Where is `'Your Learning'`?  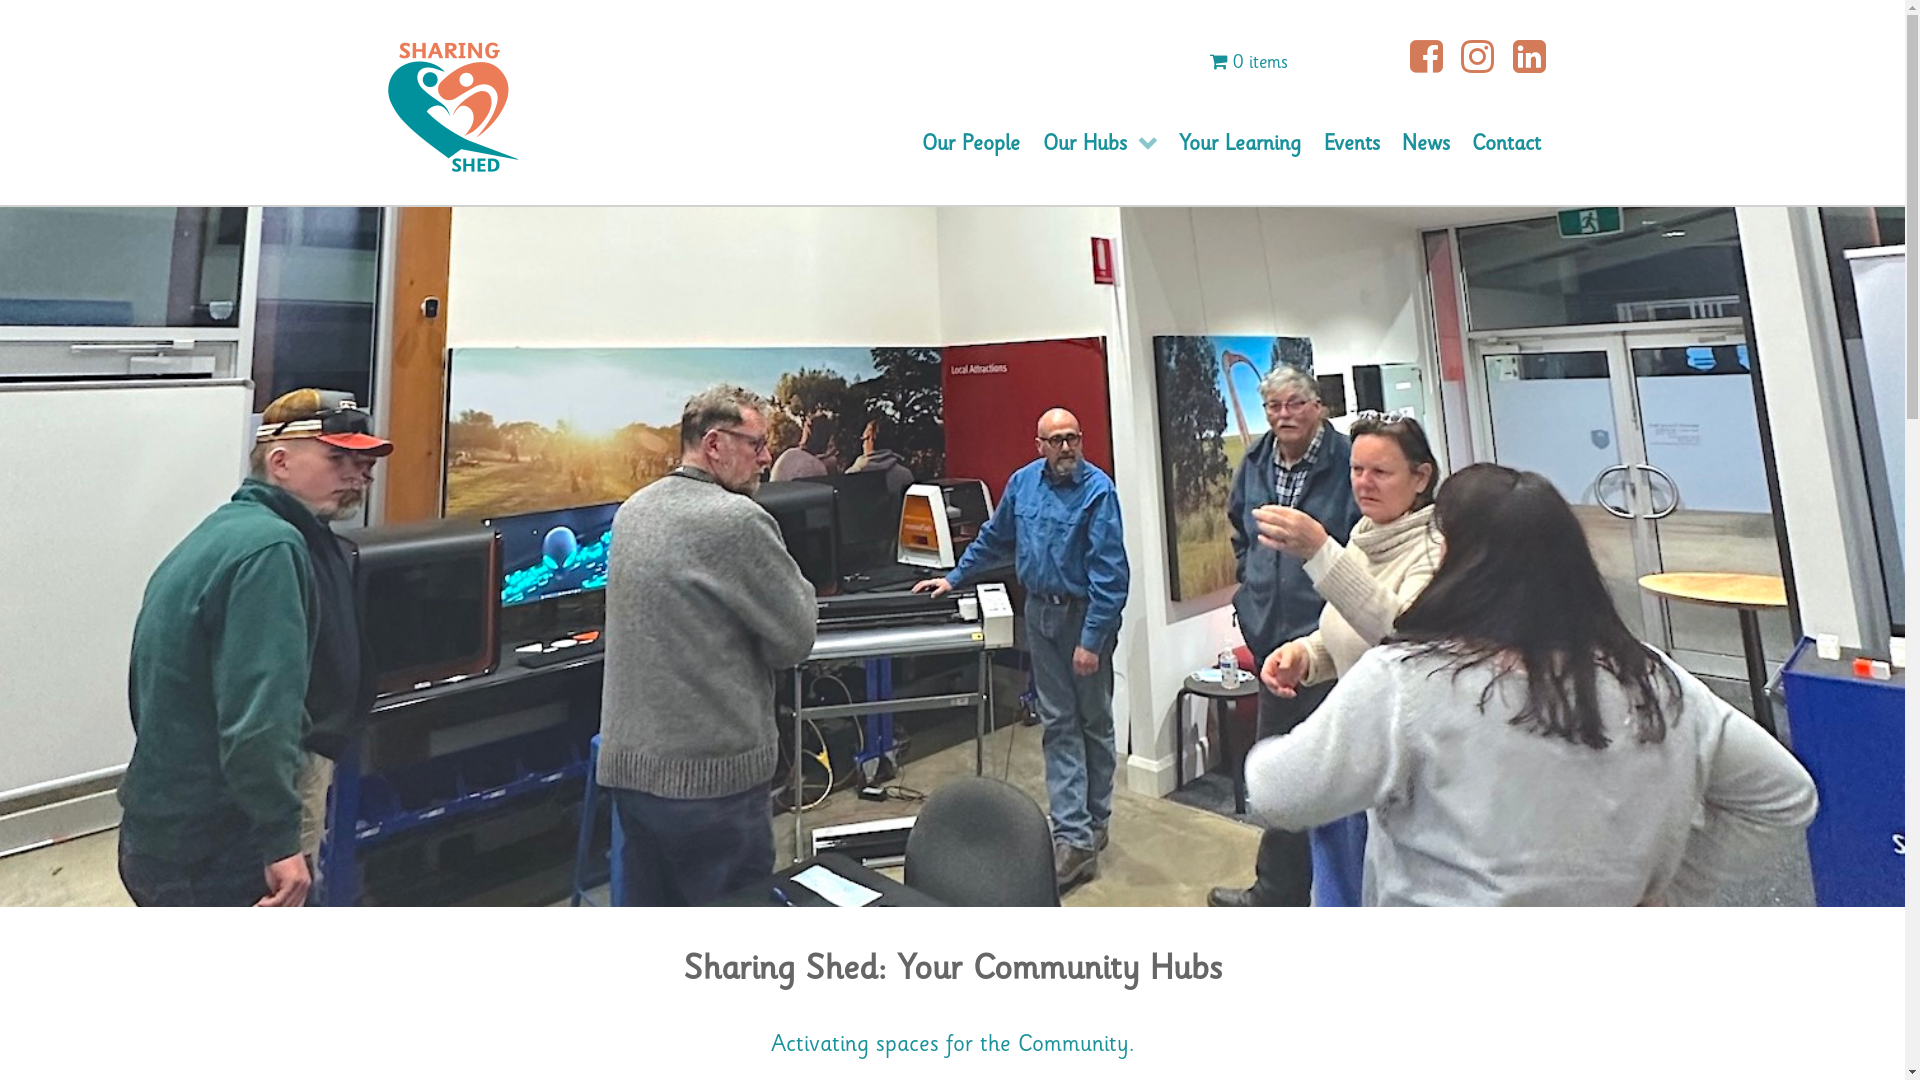 'Your Learning' is located at coordinates (1238, 142).